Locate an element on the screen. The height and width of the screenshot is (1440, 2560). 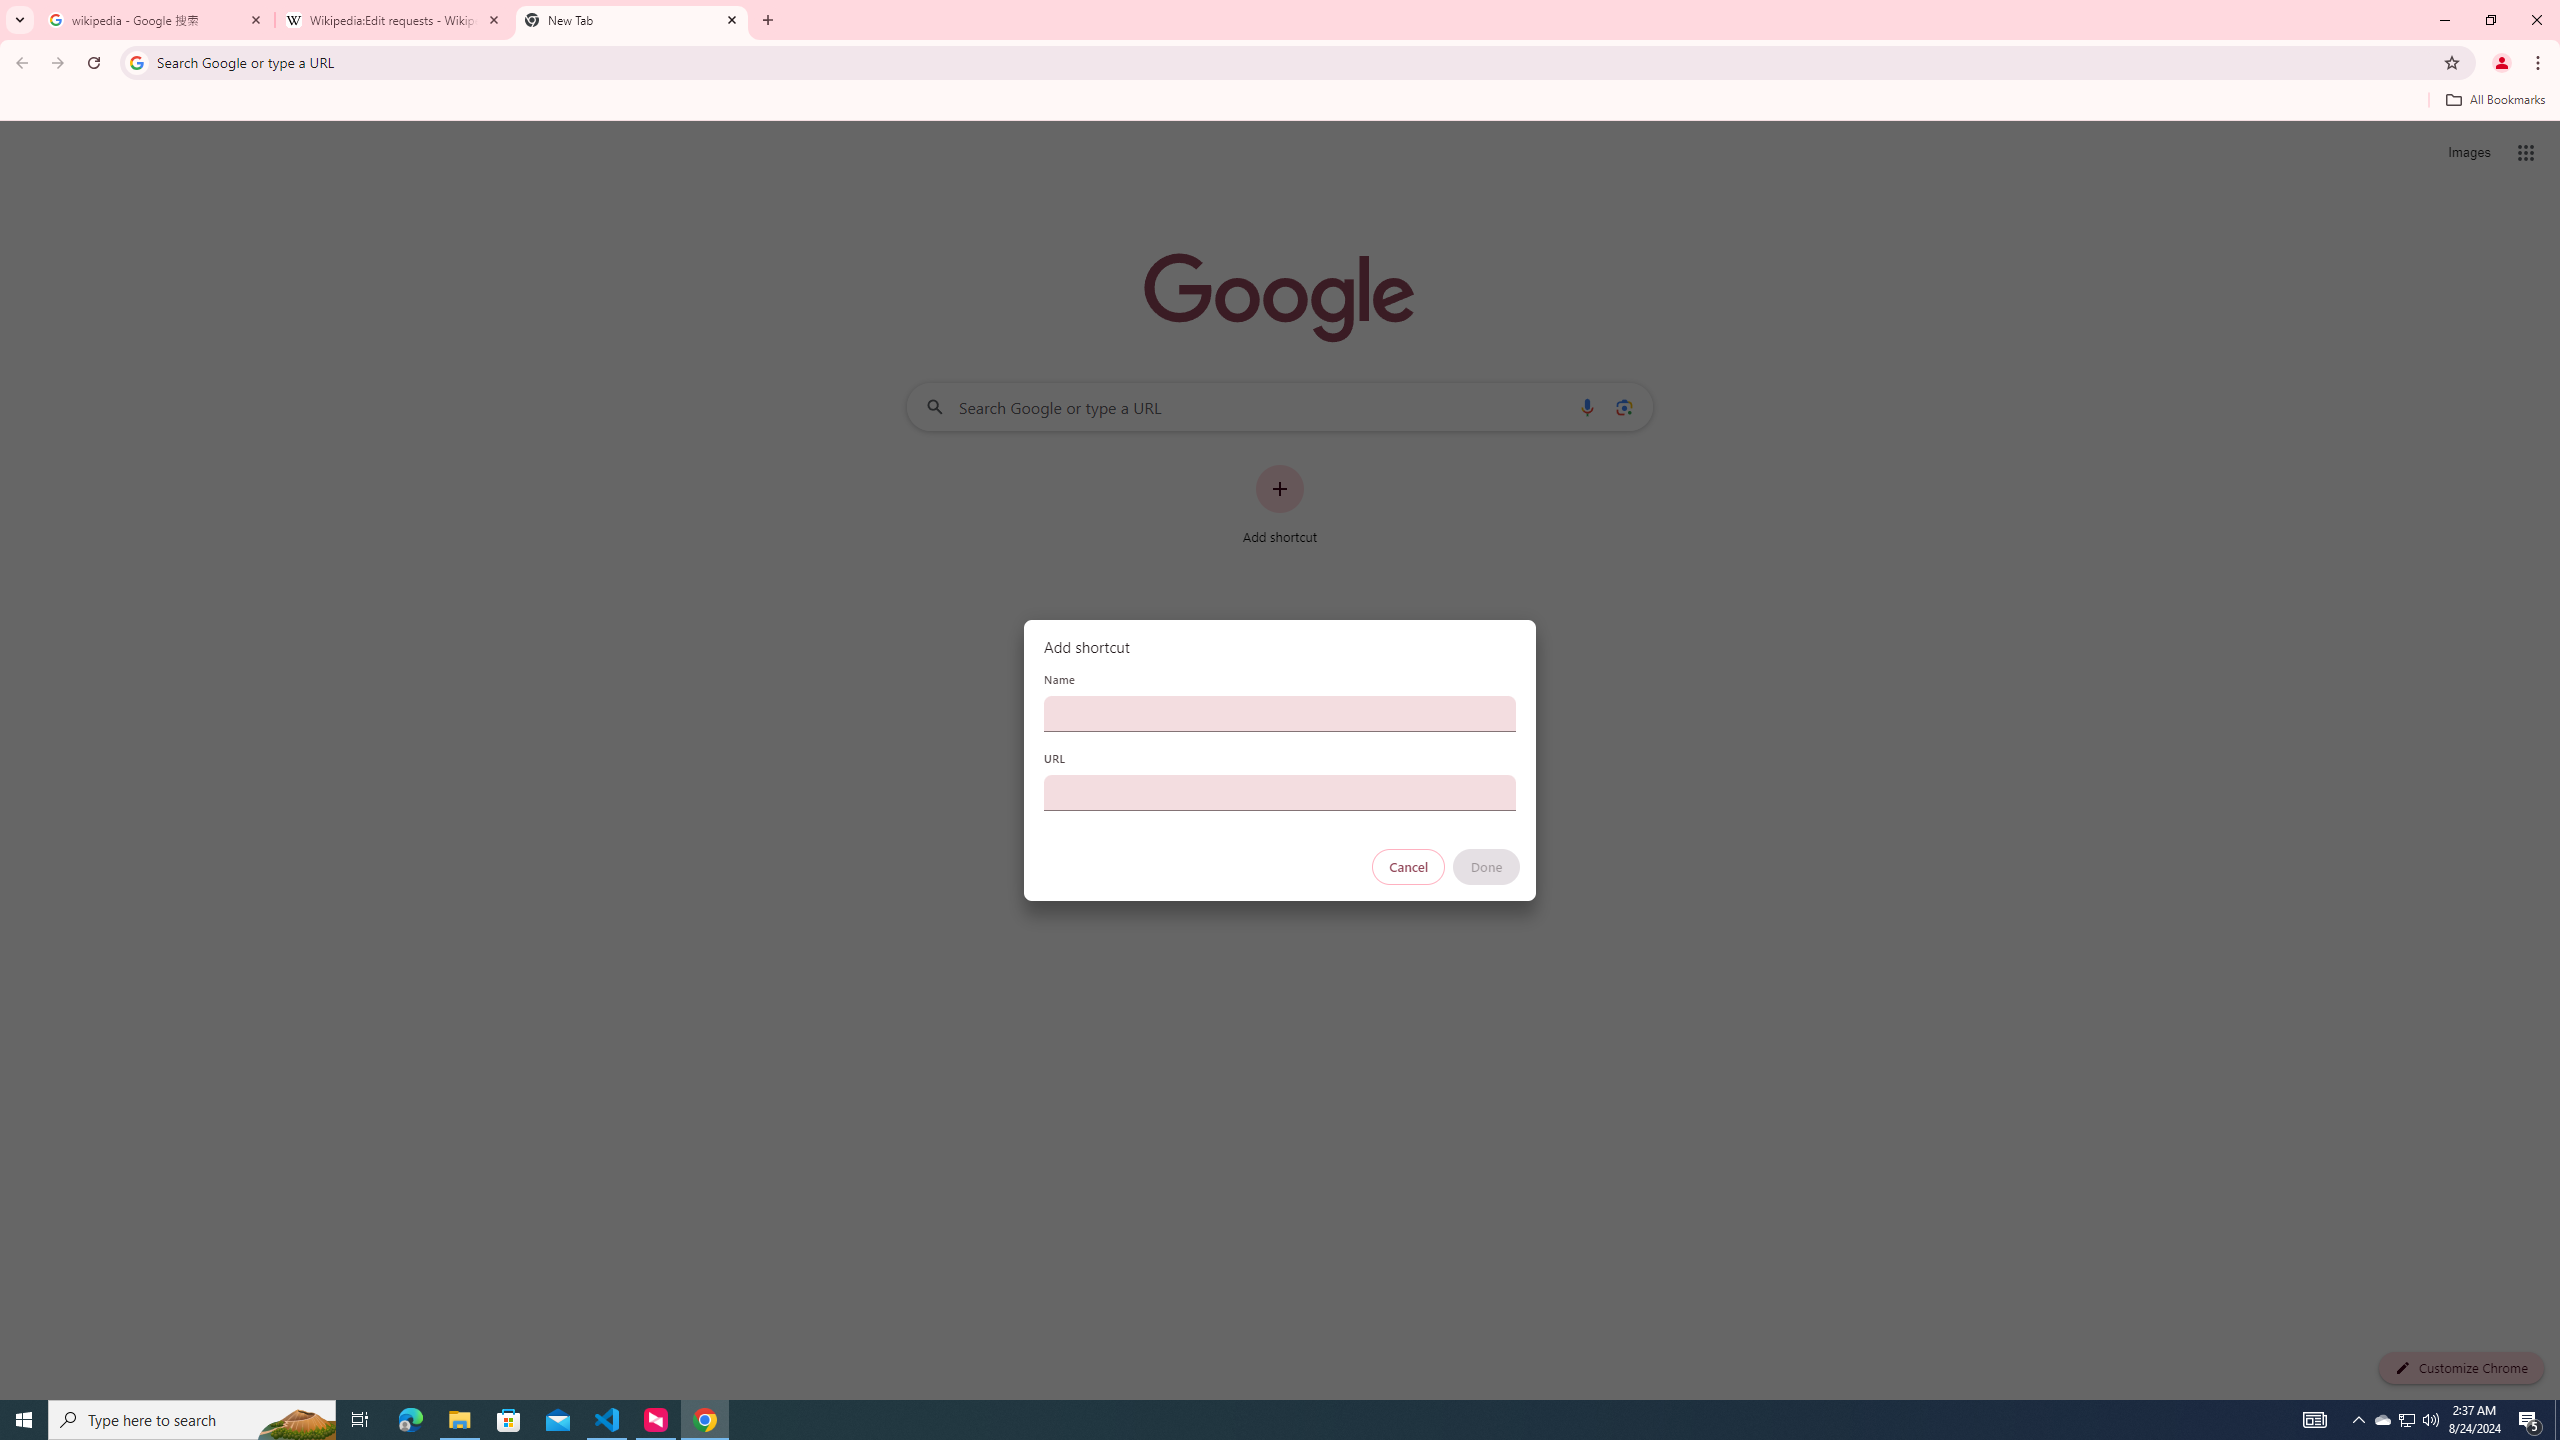
'New Tab' is located at coordinates (631, 19).